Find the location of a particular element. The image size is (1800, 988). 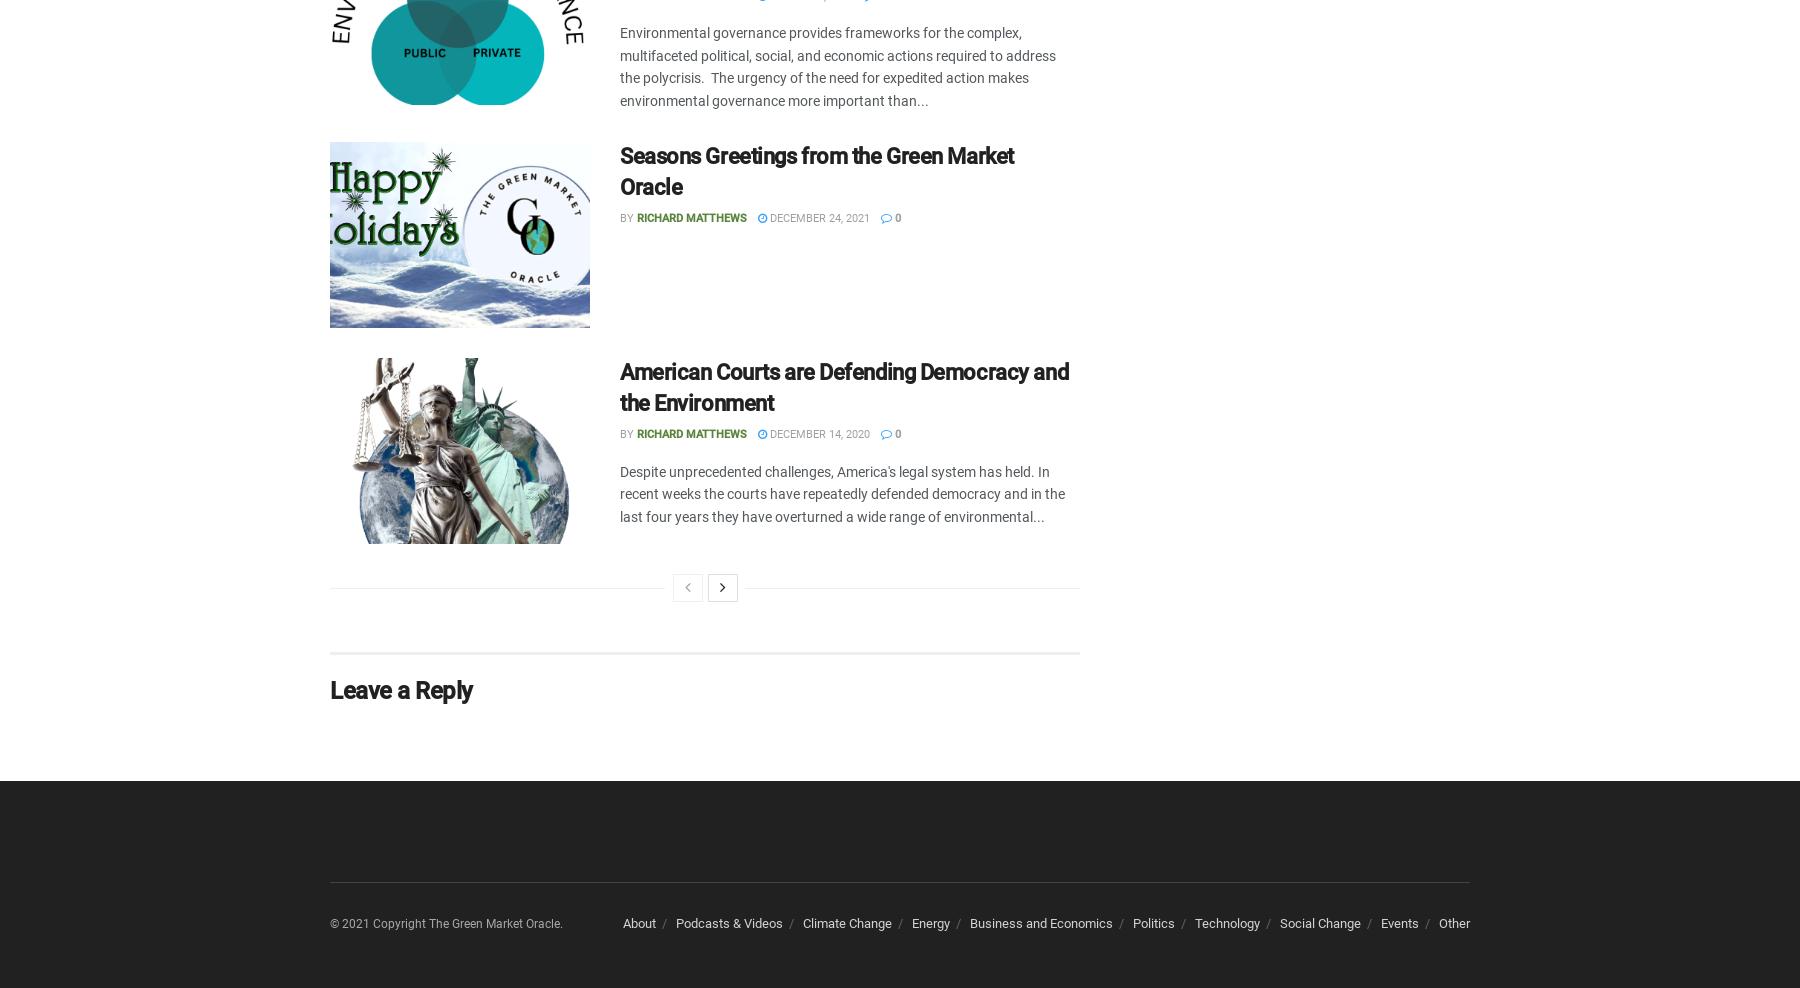

'December 24, 2021' is located at coordinates (765, 218).